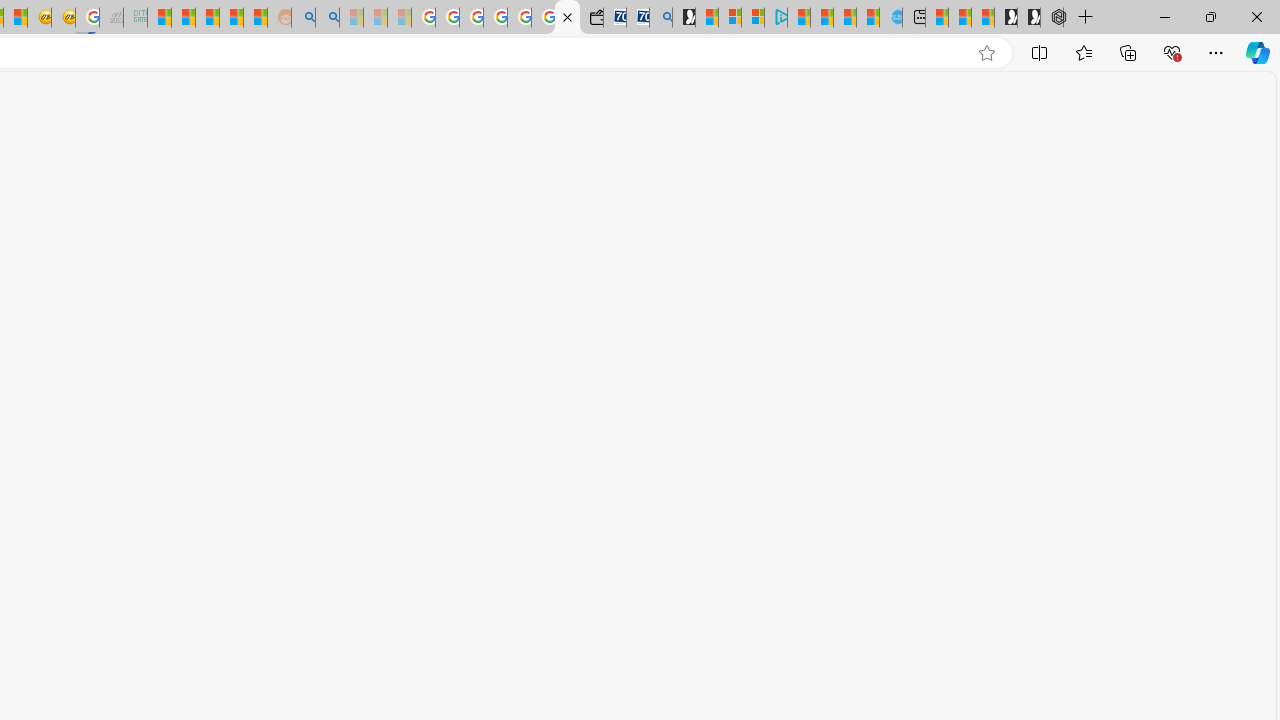 Image resolution: width=1280 pixels, height=720 pixels. I want to click on 'Home | Sky Blue Bikes - Sky Blue Bikes', so click(889, 17).